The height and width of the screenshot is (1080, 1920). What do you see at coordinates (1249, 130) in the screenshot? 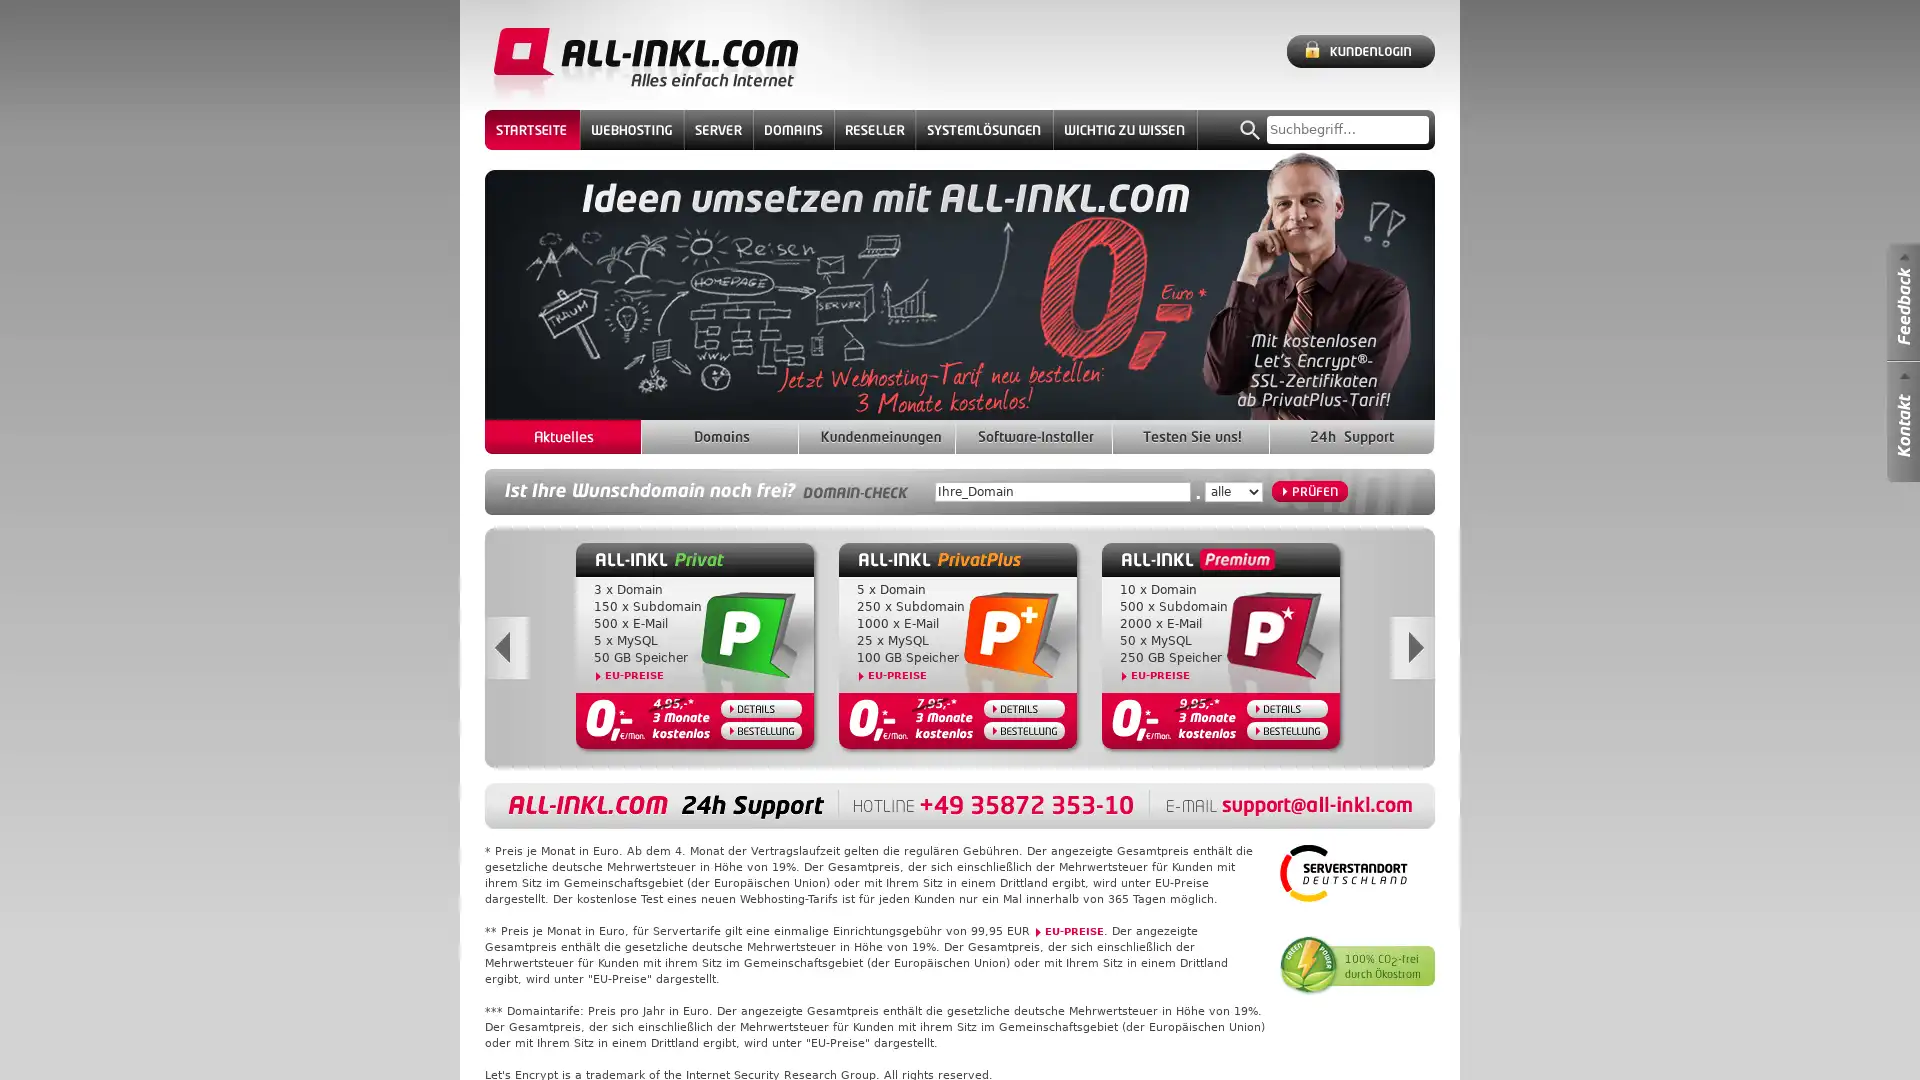
I see `Suche` at bounding box center [1249, 130].